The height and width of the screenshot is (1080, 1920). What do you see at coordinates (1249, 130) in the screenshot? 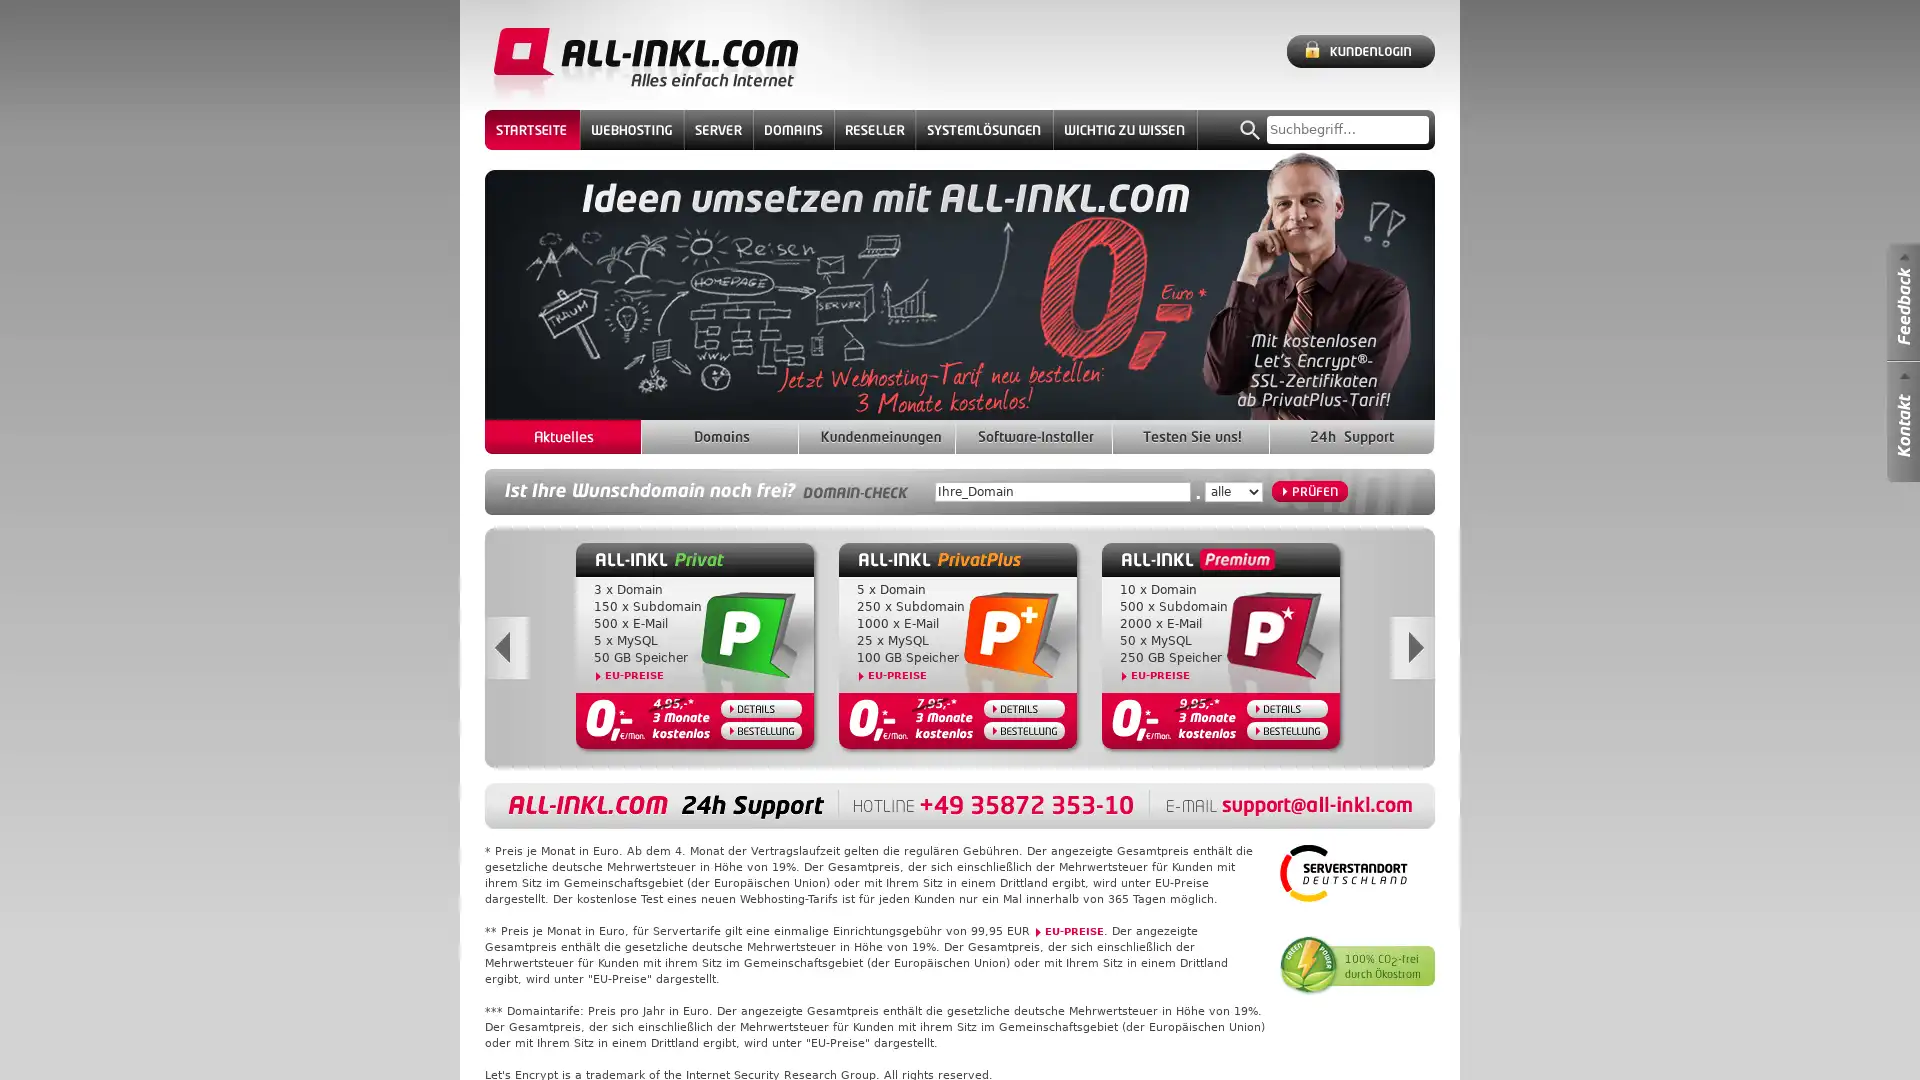
I see `Suche` at bounding box center [1249, 130].